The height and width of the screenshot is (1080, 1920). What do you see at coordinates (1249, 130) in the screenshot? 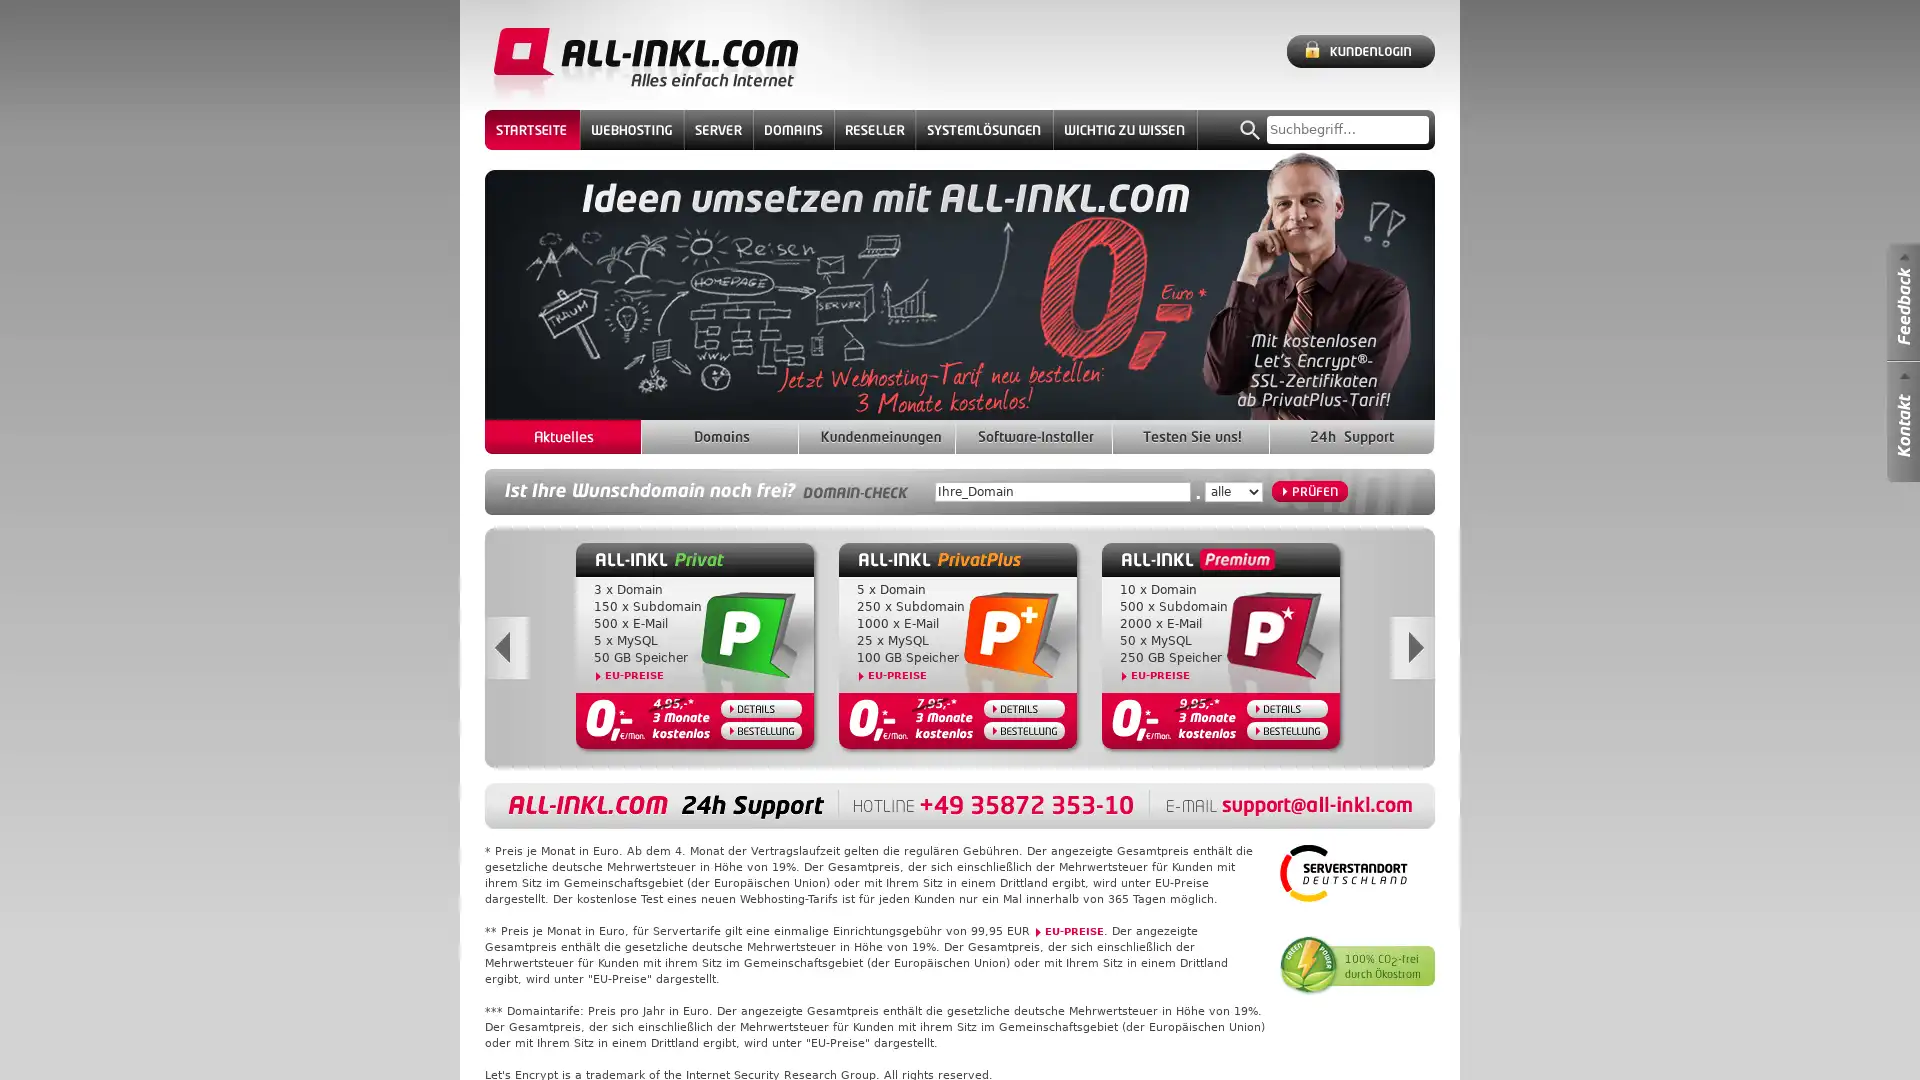
I see `Suche` at bounding box center [1249, 130].